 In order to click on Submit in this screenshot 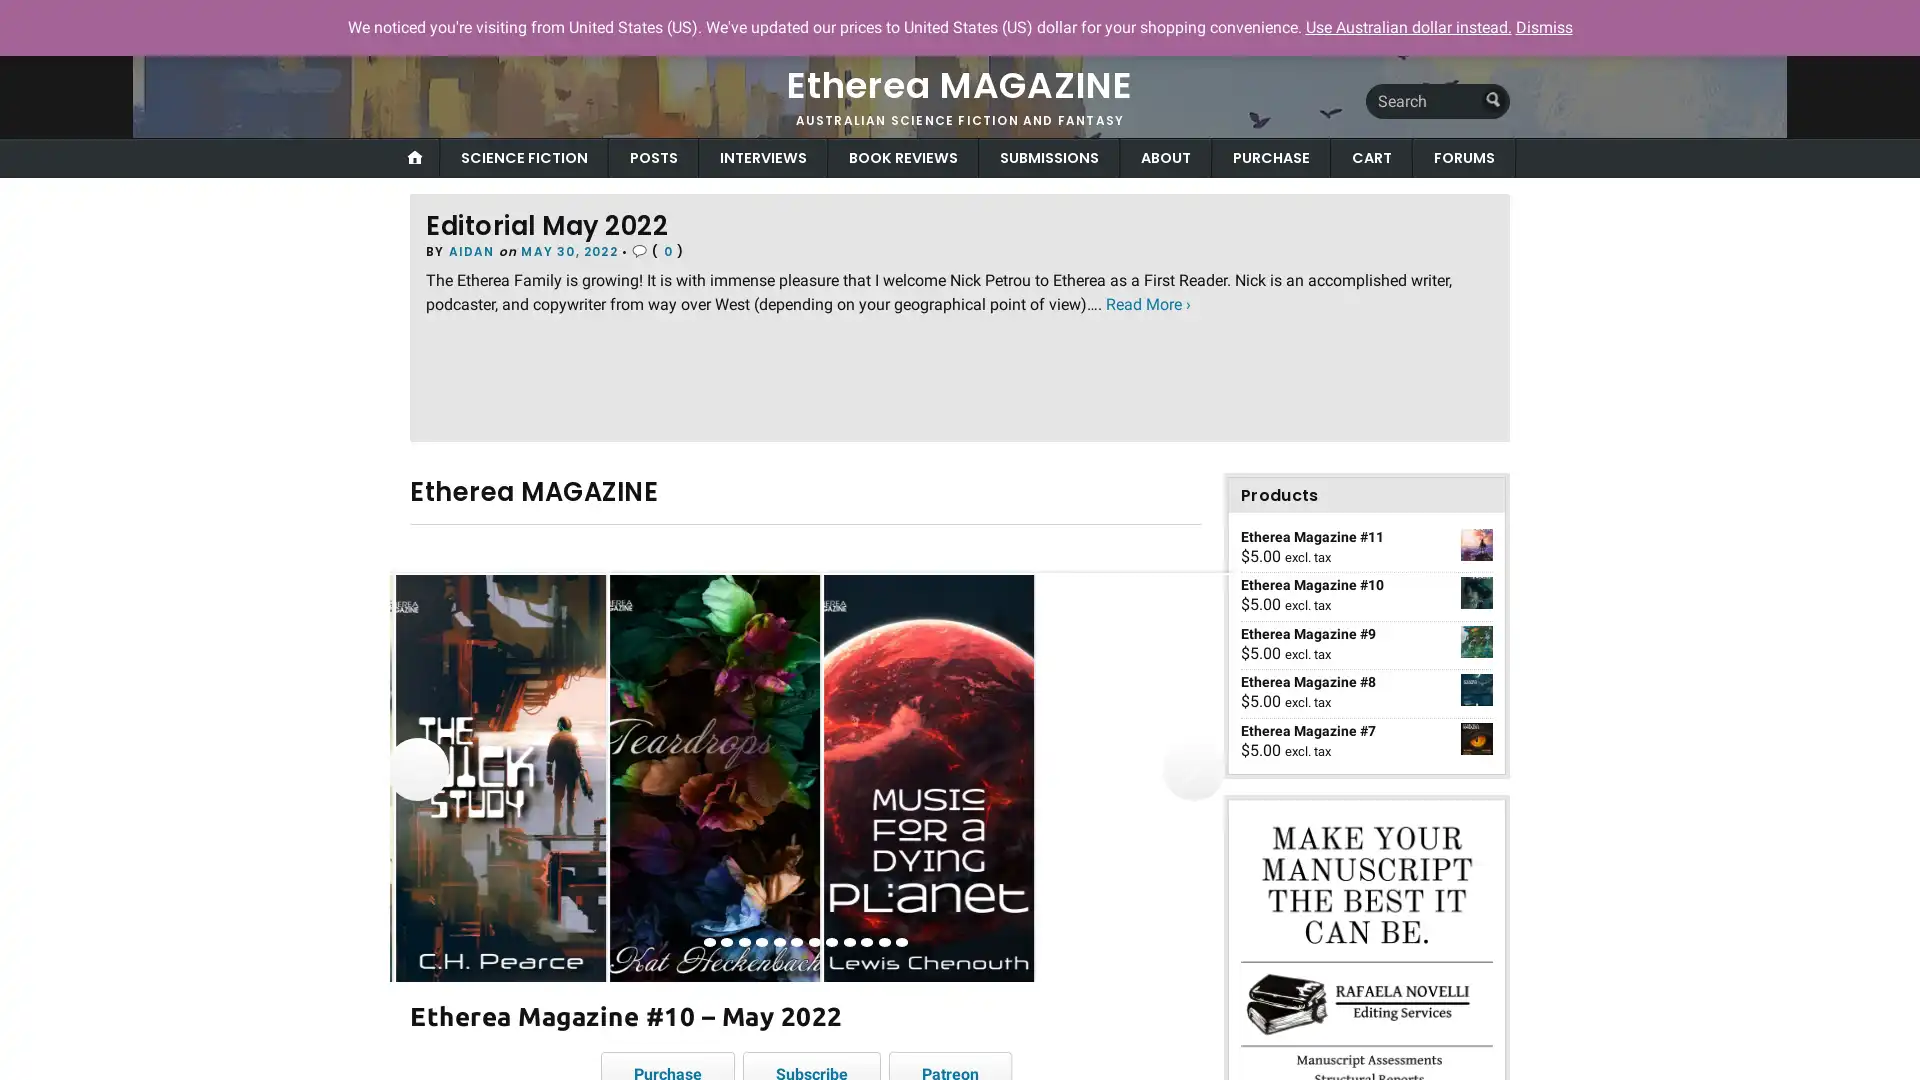, I will do `click(1493, 100)`.